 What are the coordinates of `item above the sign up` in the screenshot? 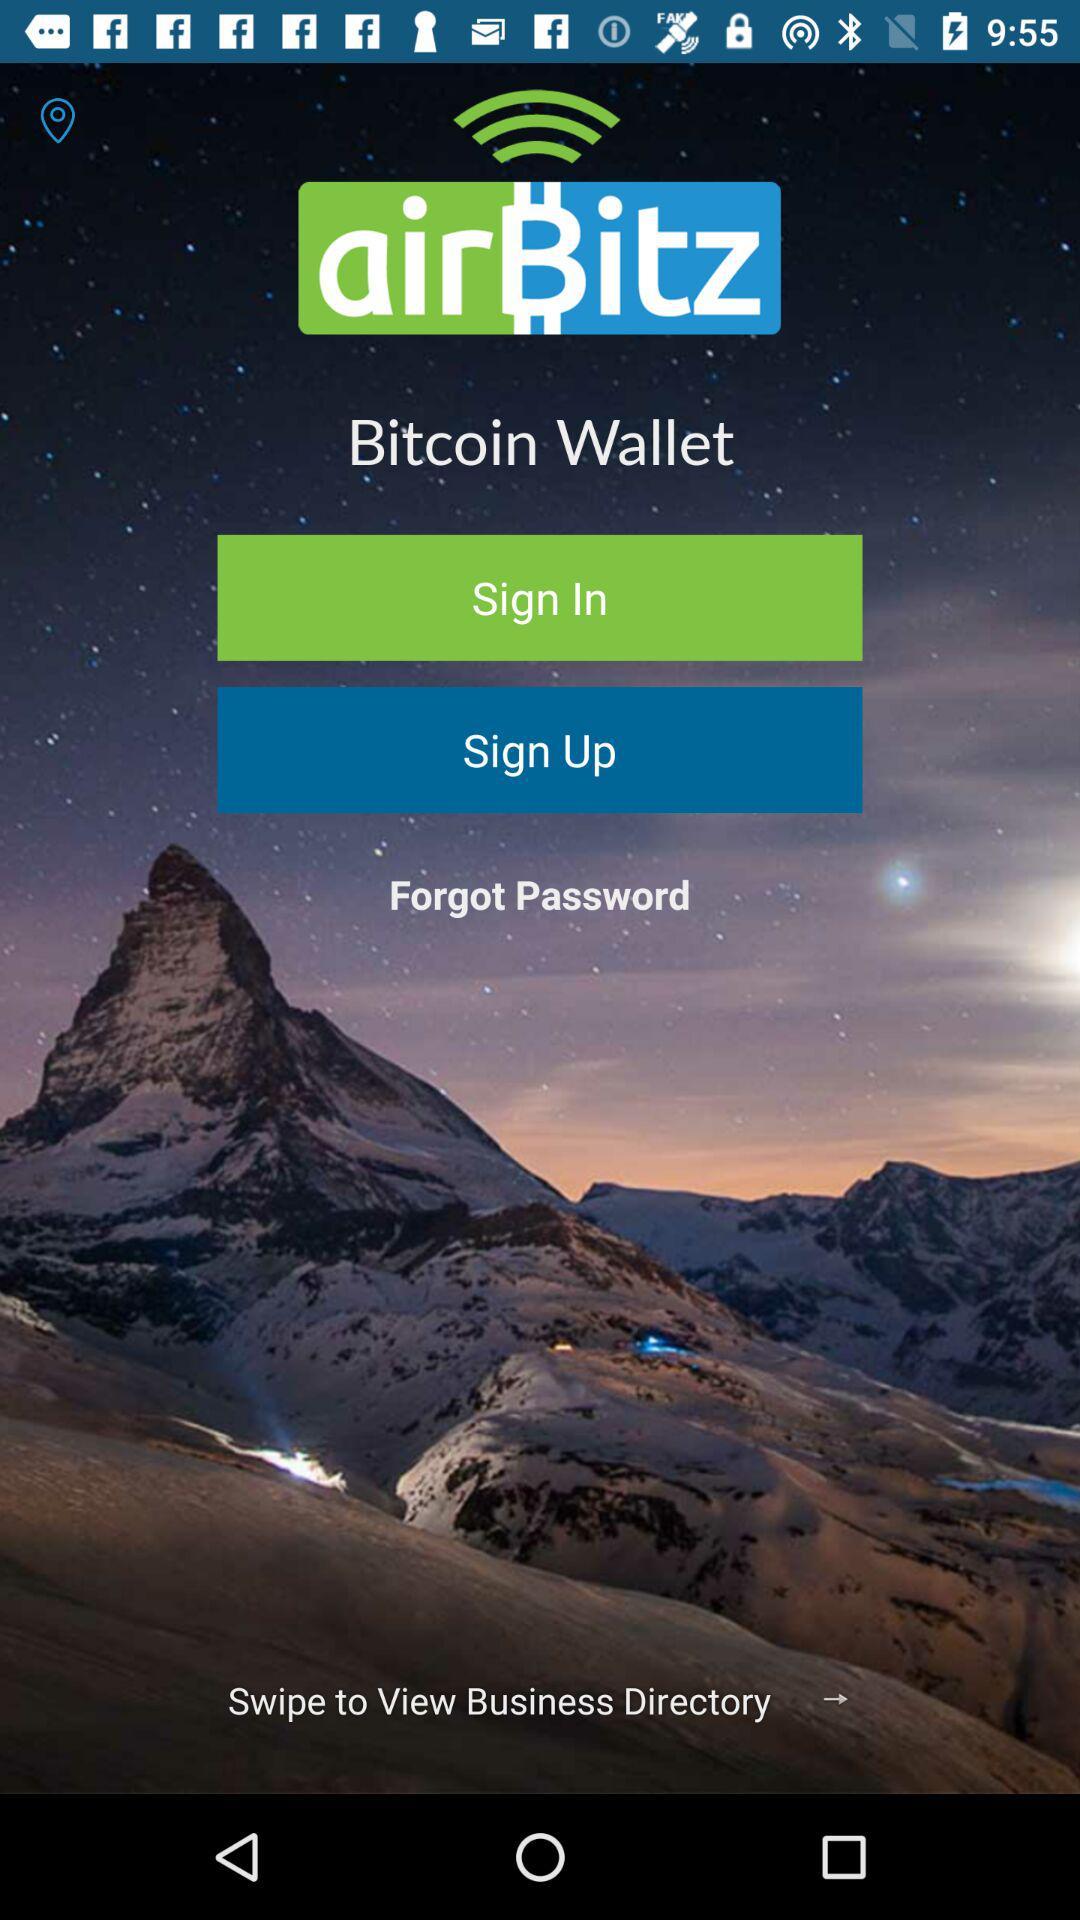 It's located at (540, 596).